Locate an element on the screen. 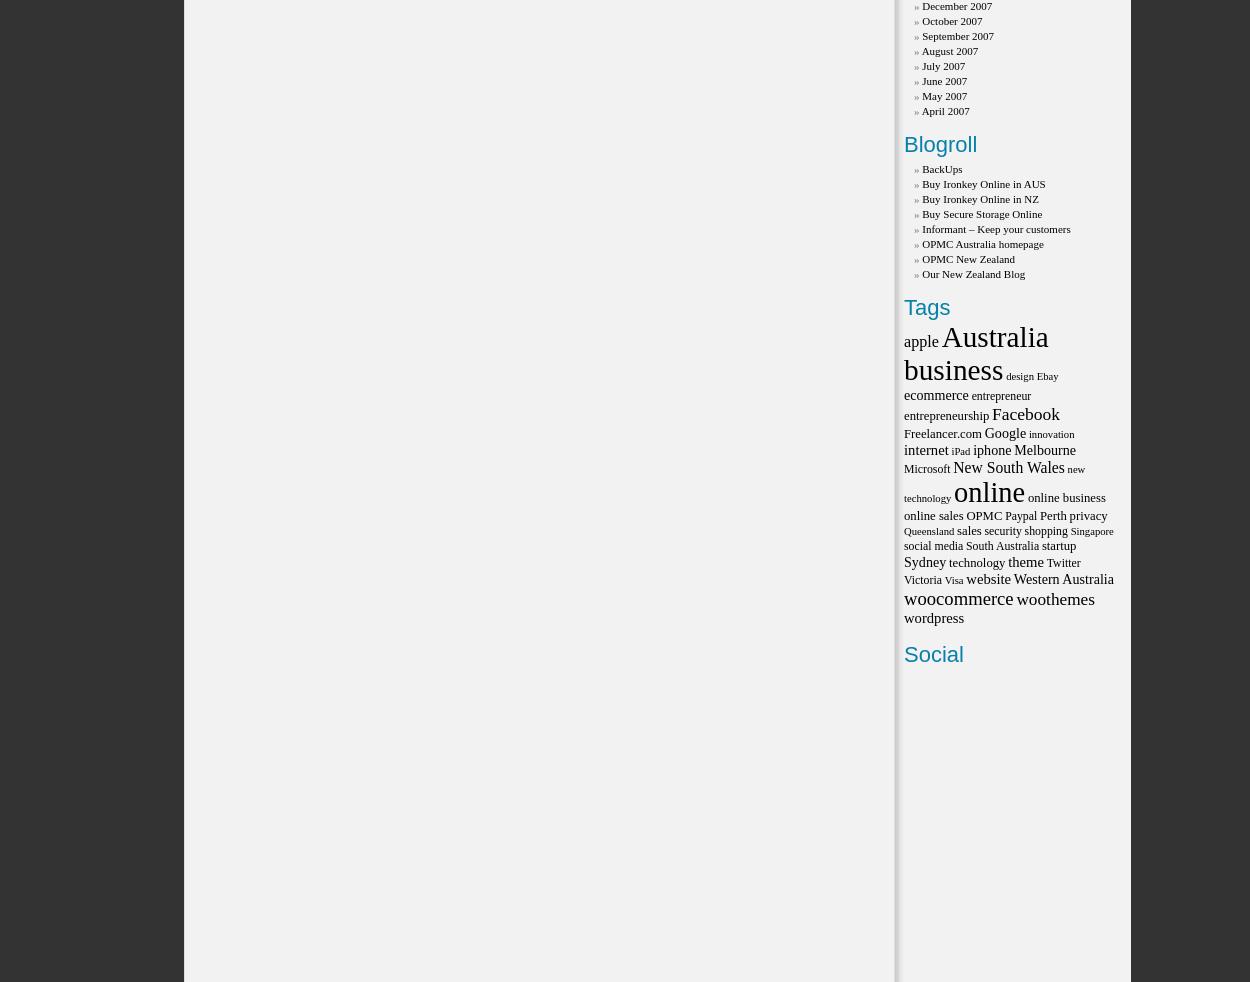 Image resolution: width=1250 pixels, height=982 pixels. 'Sydney' is located at coordinates (925, 560).